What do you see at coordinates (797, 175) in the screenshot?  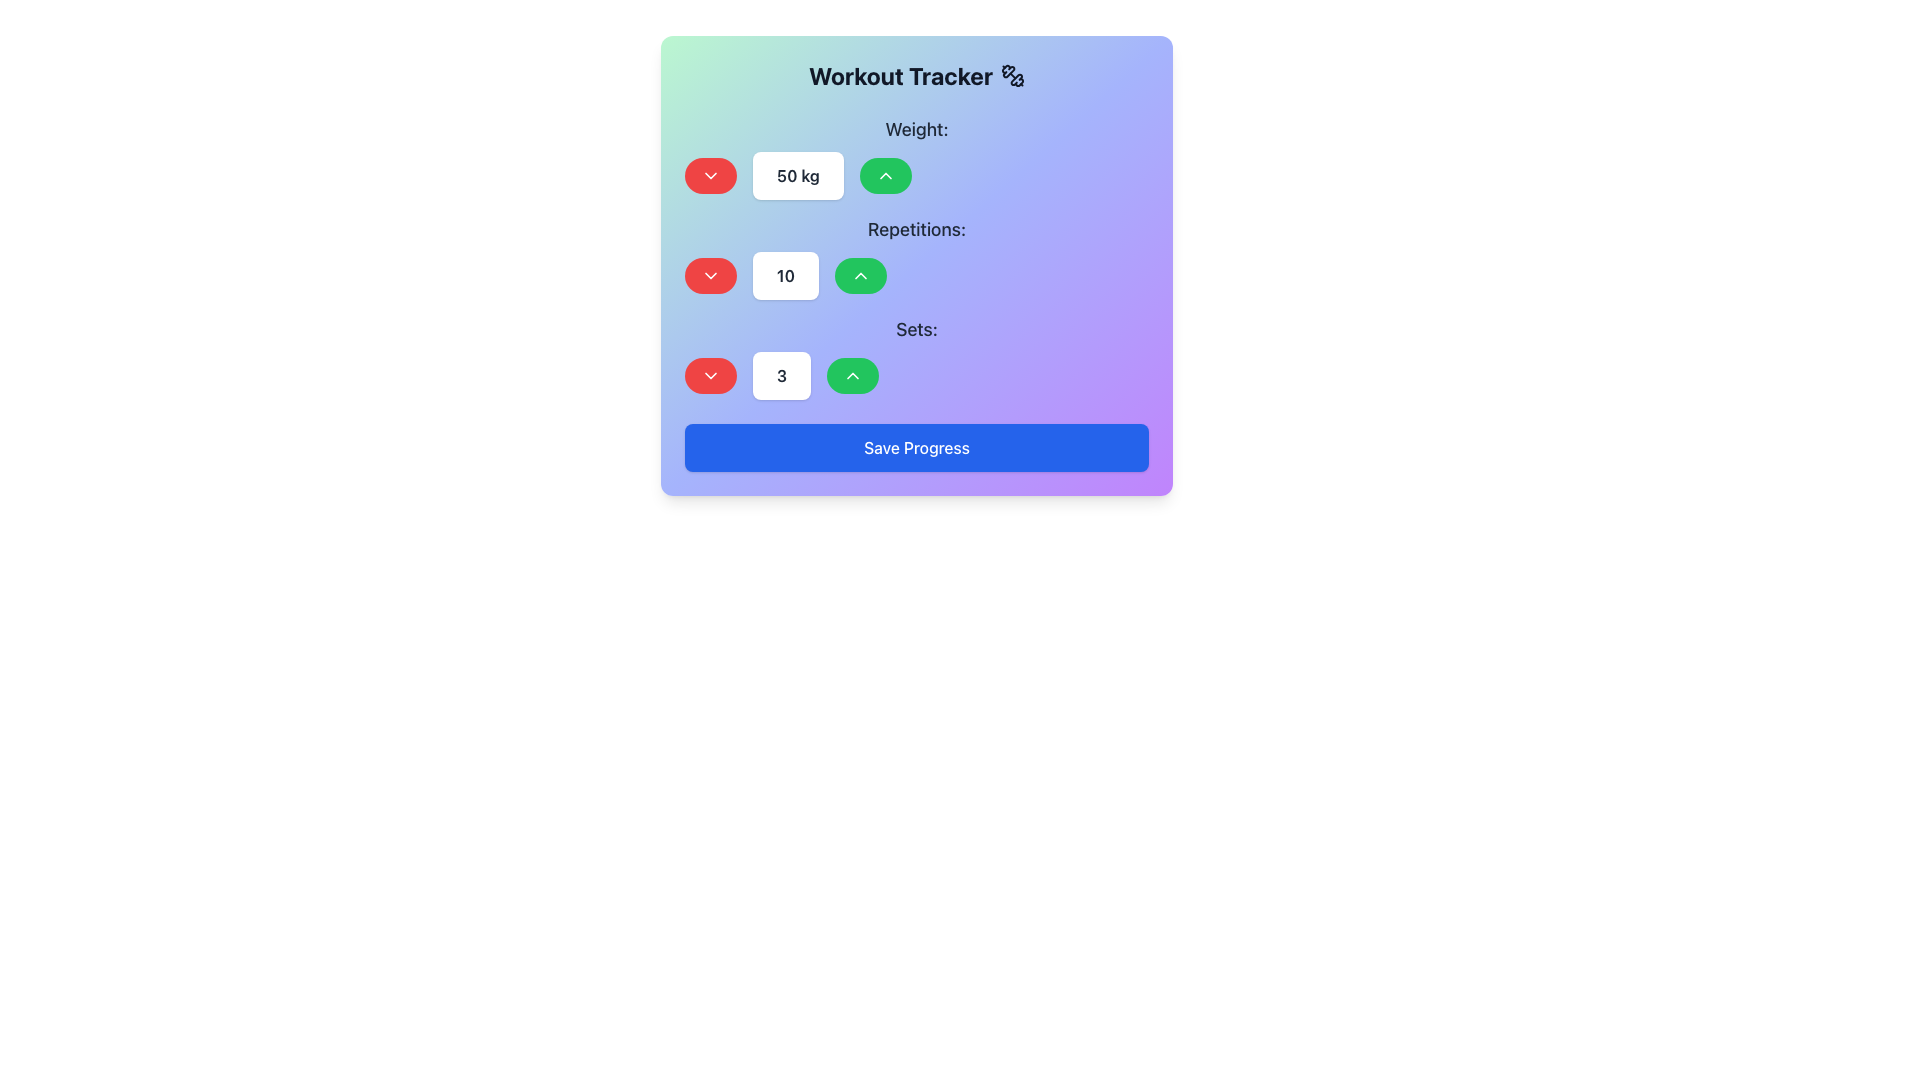 I see `the static informational text box displaying '50 kg', prominently placed in the 'Weight:' section between the left and right arrow buttons` at bounding box center [797, 175].